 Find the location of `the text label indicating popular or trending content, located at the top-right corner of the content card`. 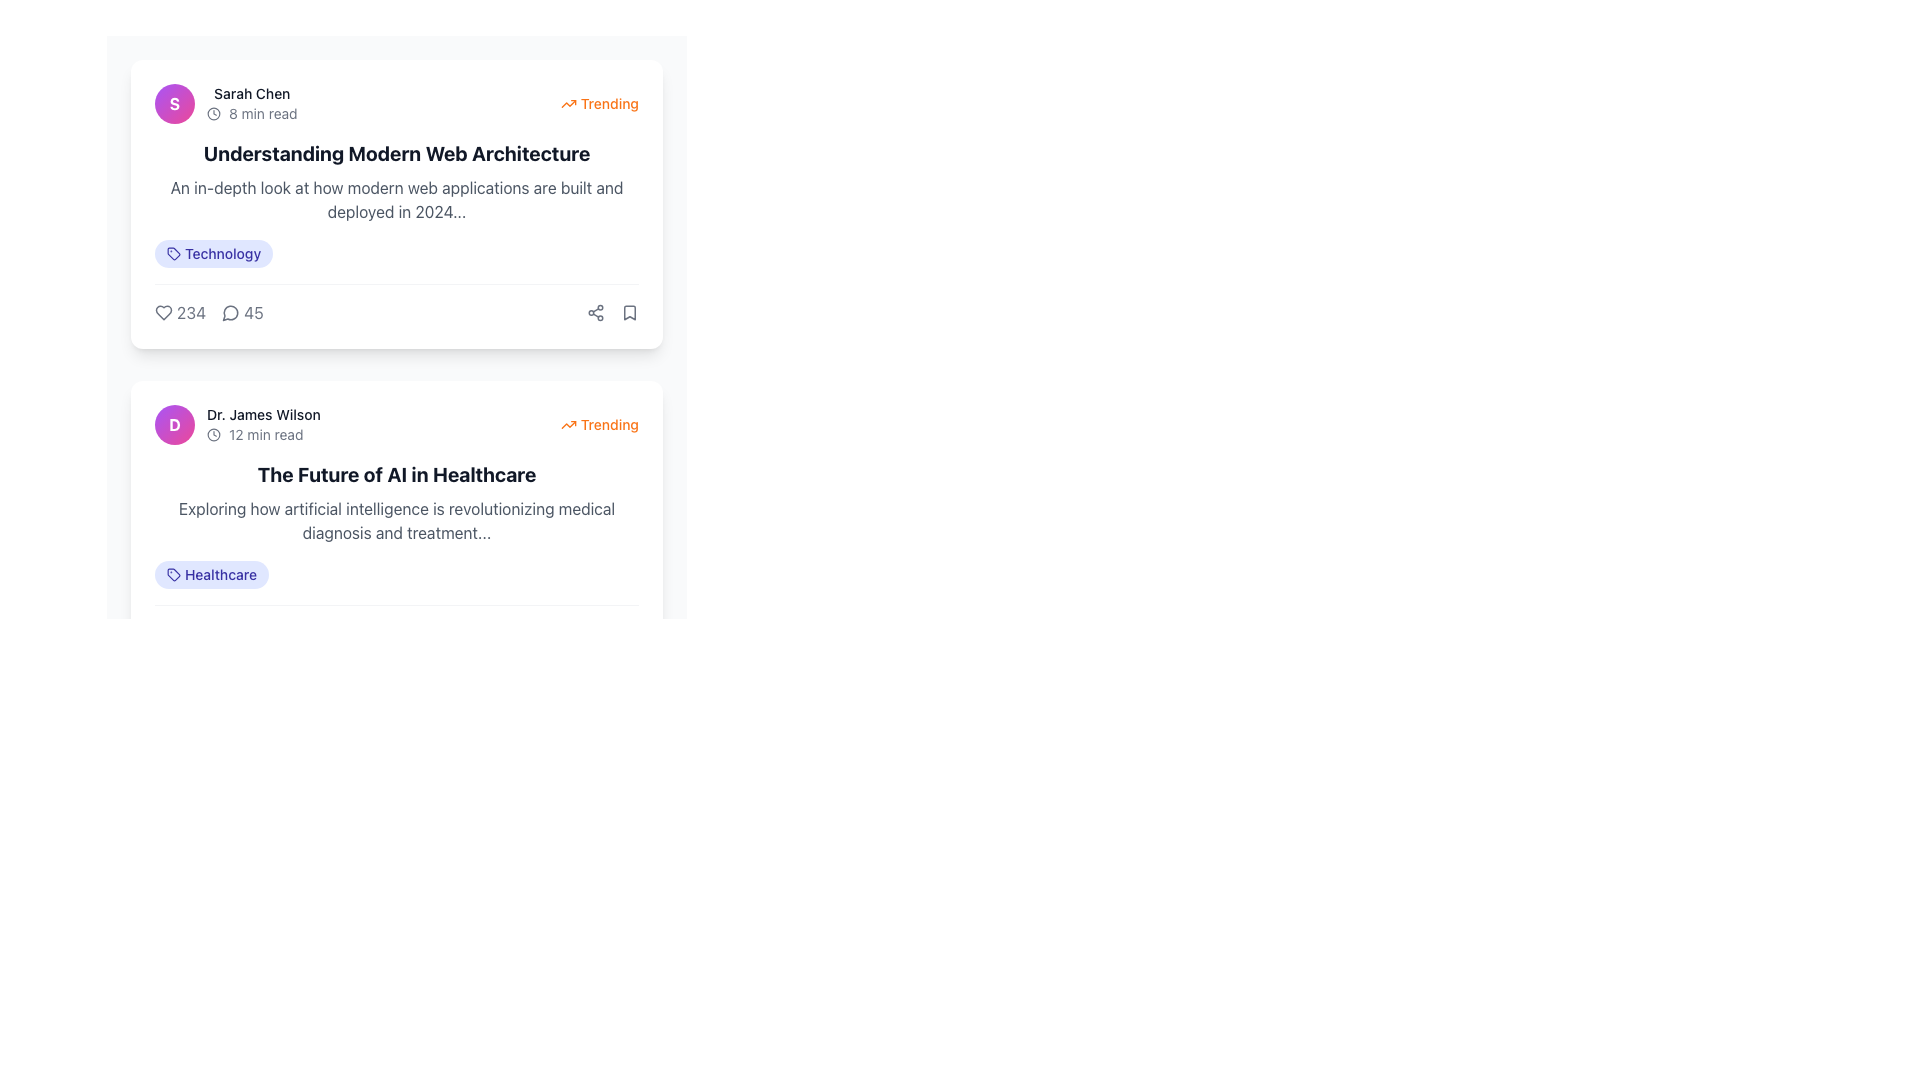

the text label indicating popular or trending content, located at the top-right corner of the content card is located at coordinates (608, 104).